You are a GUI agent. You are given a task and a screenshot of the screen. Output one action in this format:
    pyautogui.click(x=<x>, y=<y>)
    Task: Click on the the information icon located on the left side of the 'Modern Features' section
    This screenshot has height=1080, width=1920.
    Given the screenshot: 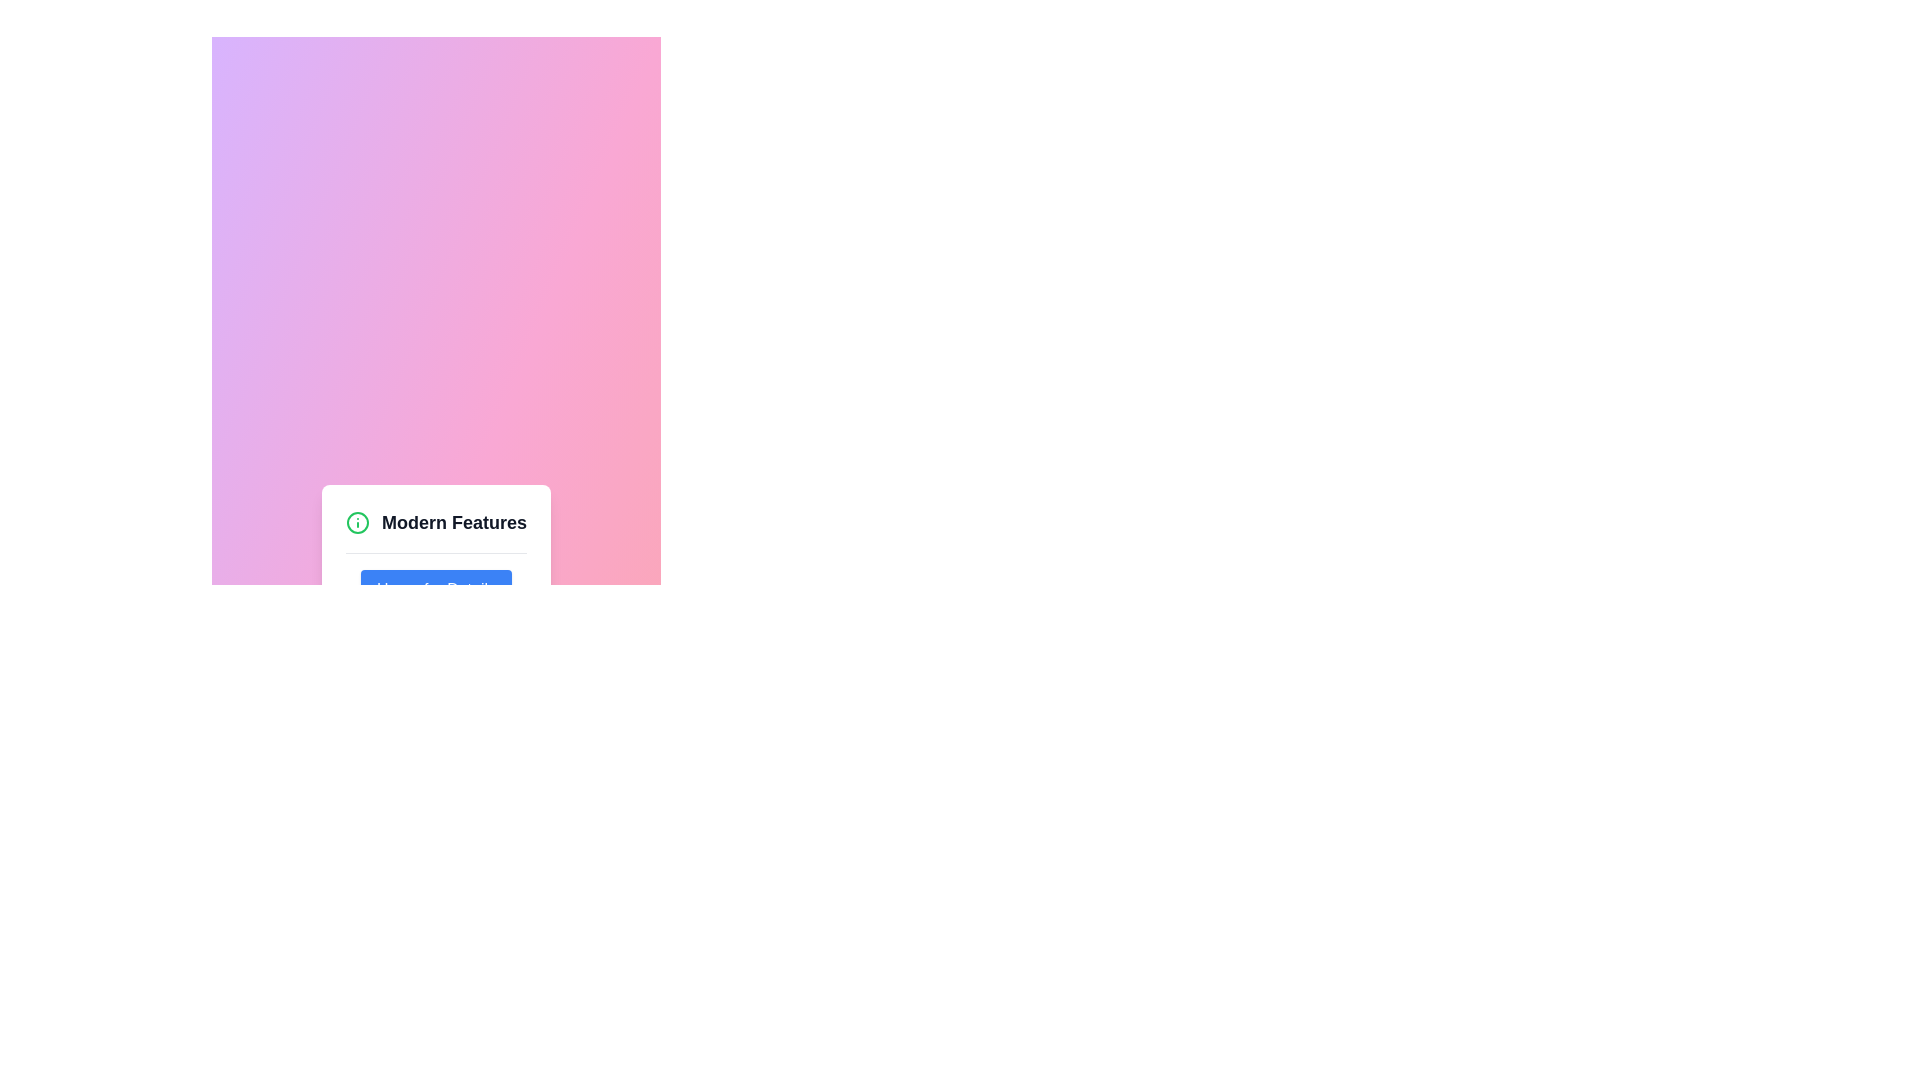 What is the action you would take?
    pyautogui.click(x=357, y=521)
    